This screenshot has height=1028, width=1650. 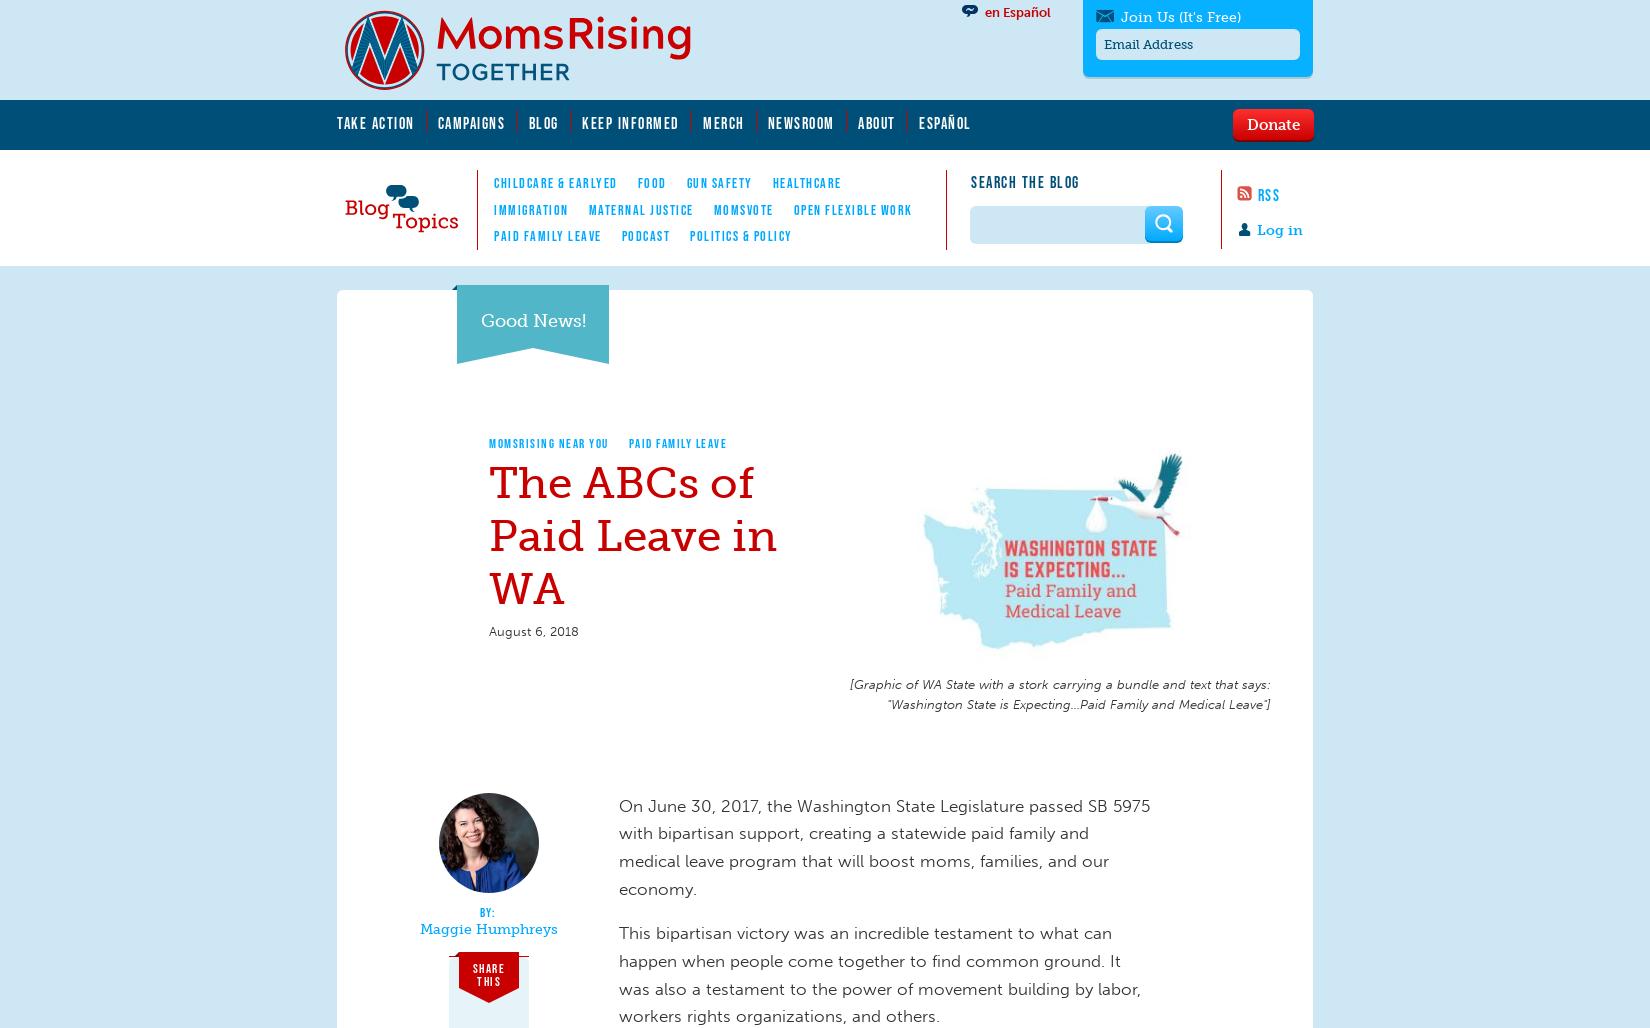 What do you see at coordinates (852, 207) in the screenshot?
I see `'Open Flexible Work'` at bounding box center [852, 207].